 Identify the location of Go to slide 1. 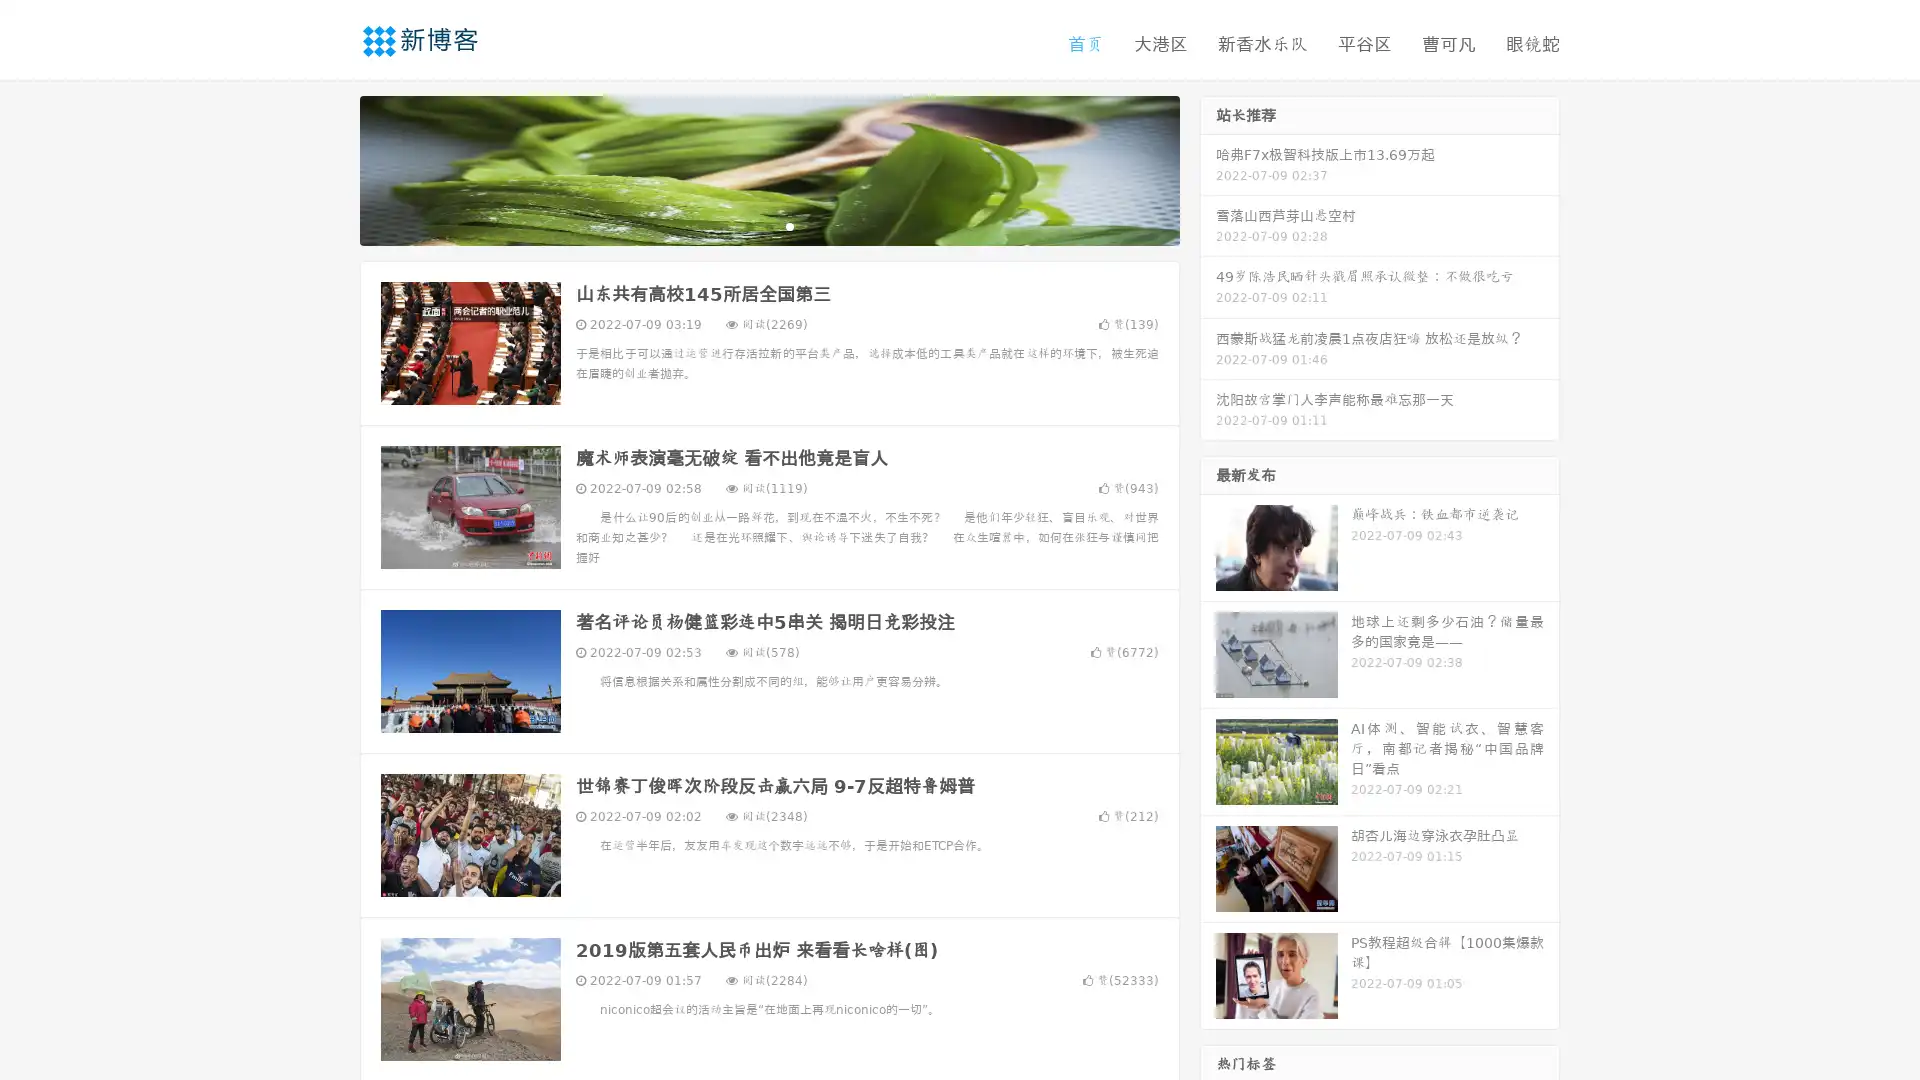
(748, 225).